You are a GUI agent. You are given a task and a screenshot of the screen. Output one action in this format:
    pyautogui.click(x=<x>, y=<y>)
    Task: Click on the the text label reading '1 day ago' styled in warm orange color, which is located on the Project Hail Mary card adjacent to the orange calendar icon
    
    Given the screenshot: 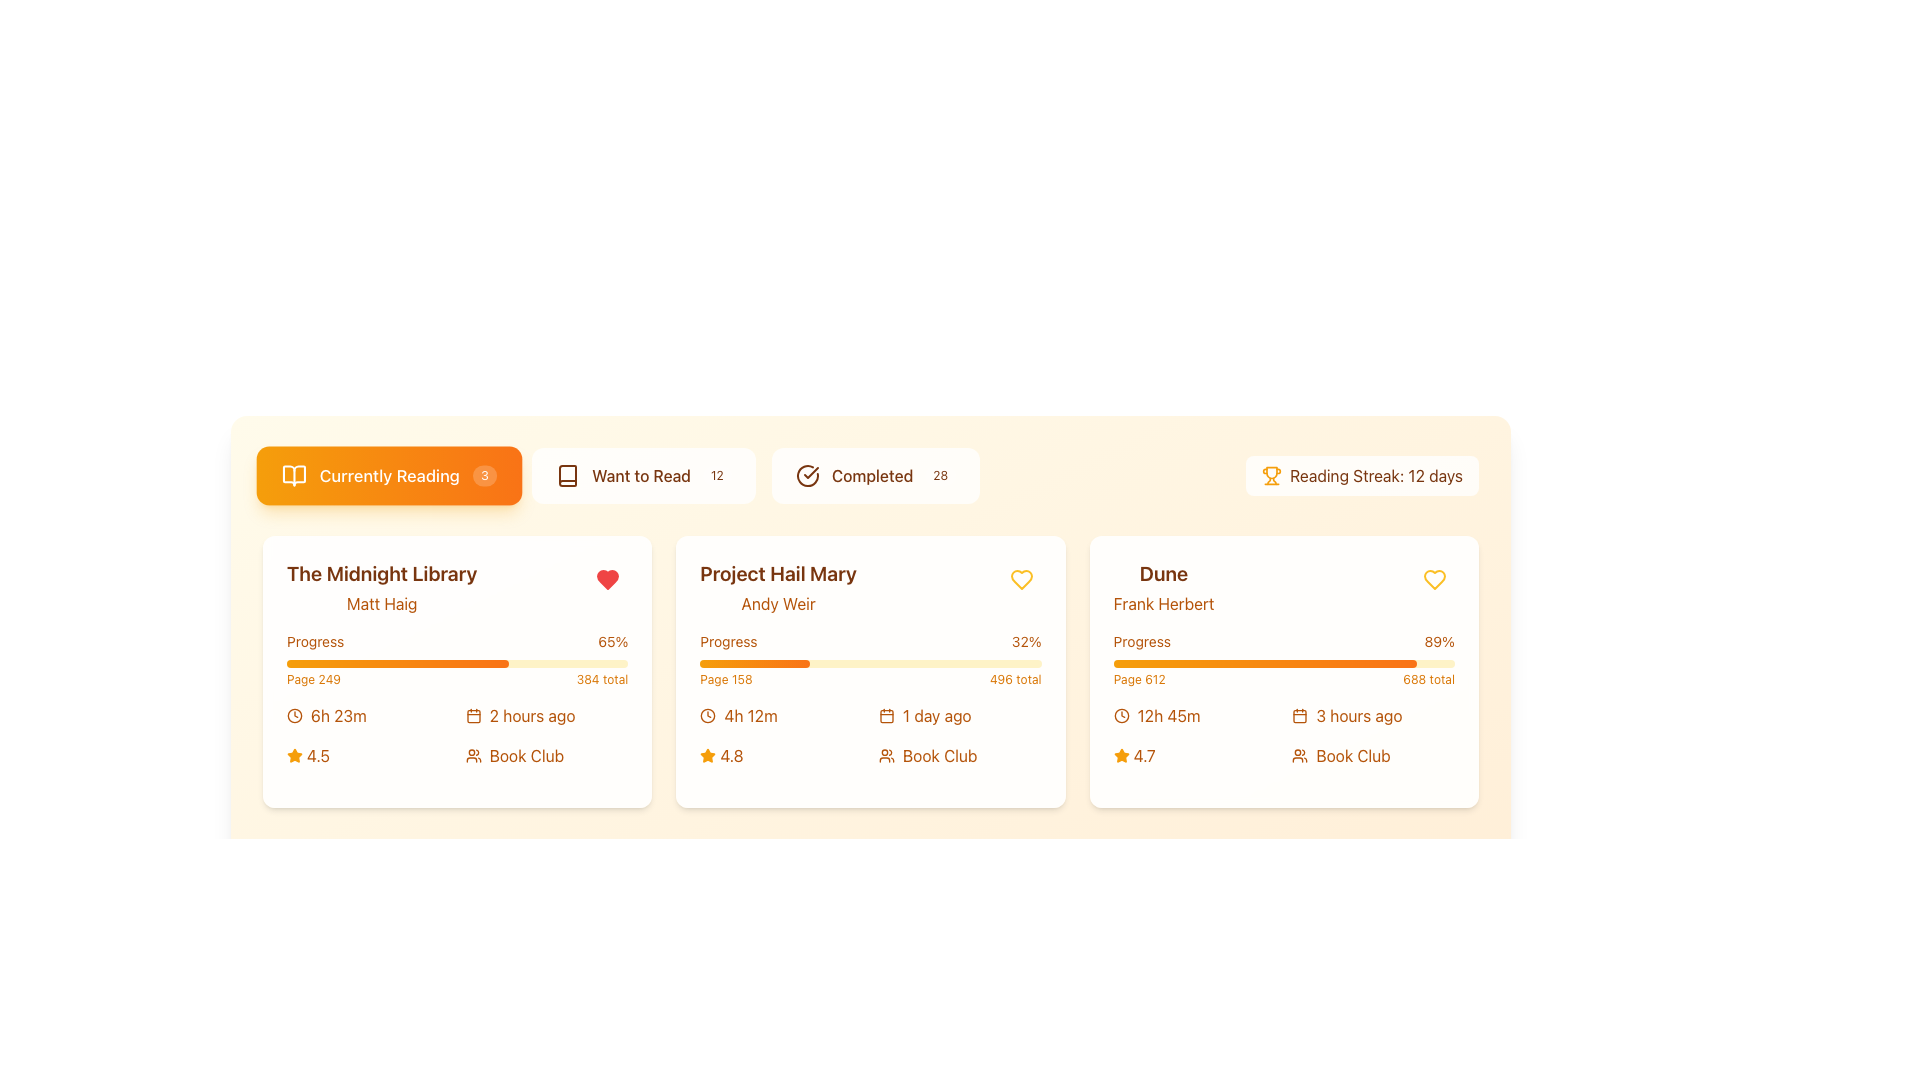 What is the action you would take?
    pyautogui.click(x=936, y=715)
    